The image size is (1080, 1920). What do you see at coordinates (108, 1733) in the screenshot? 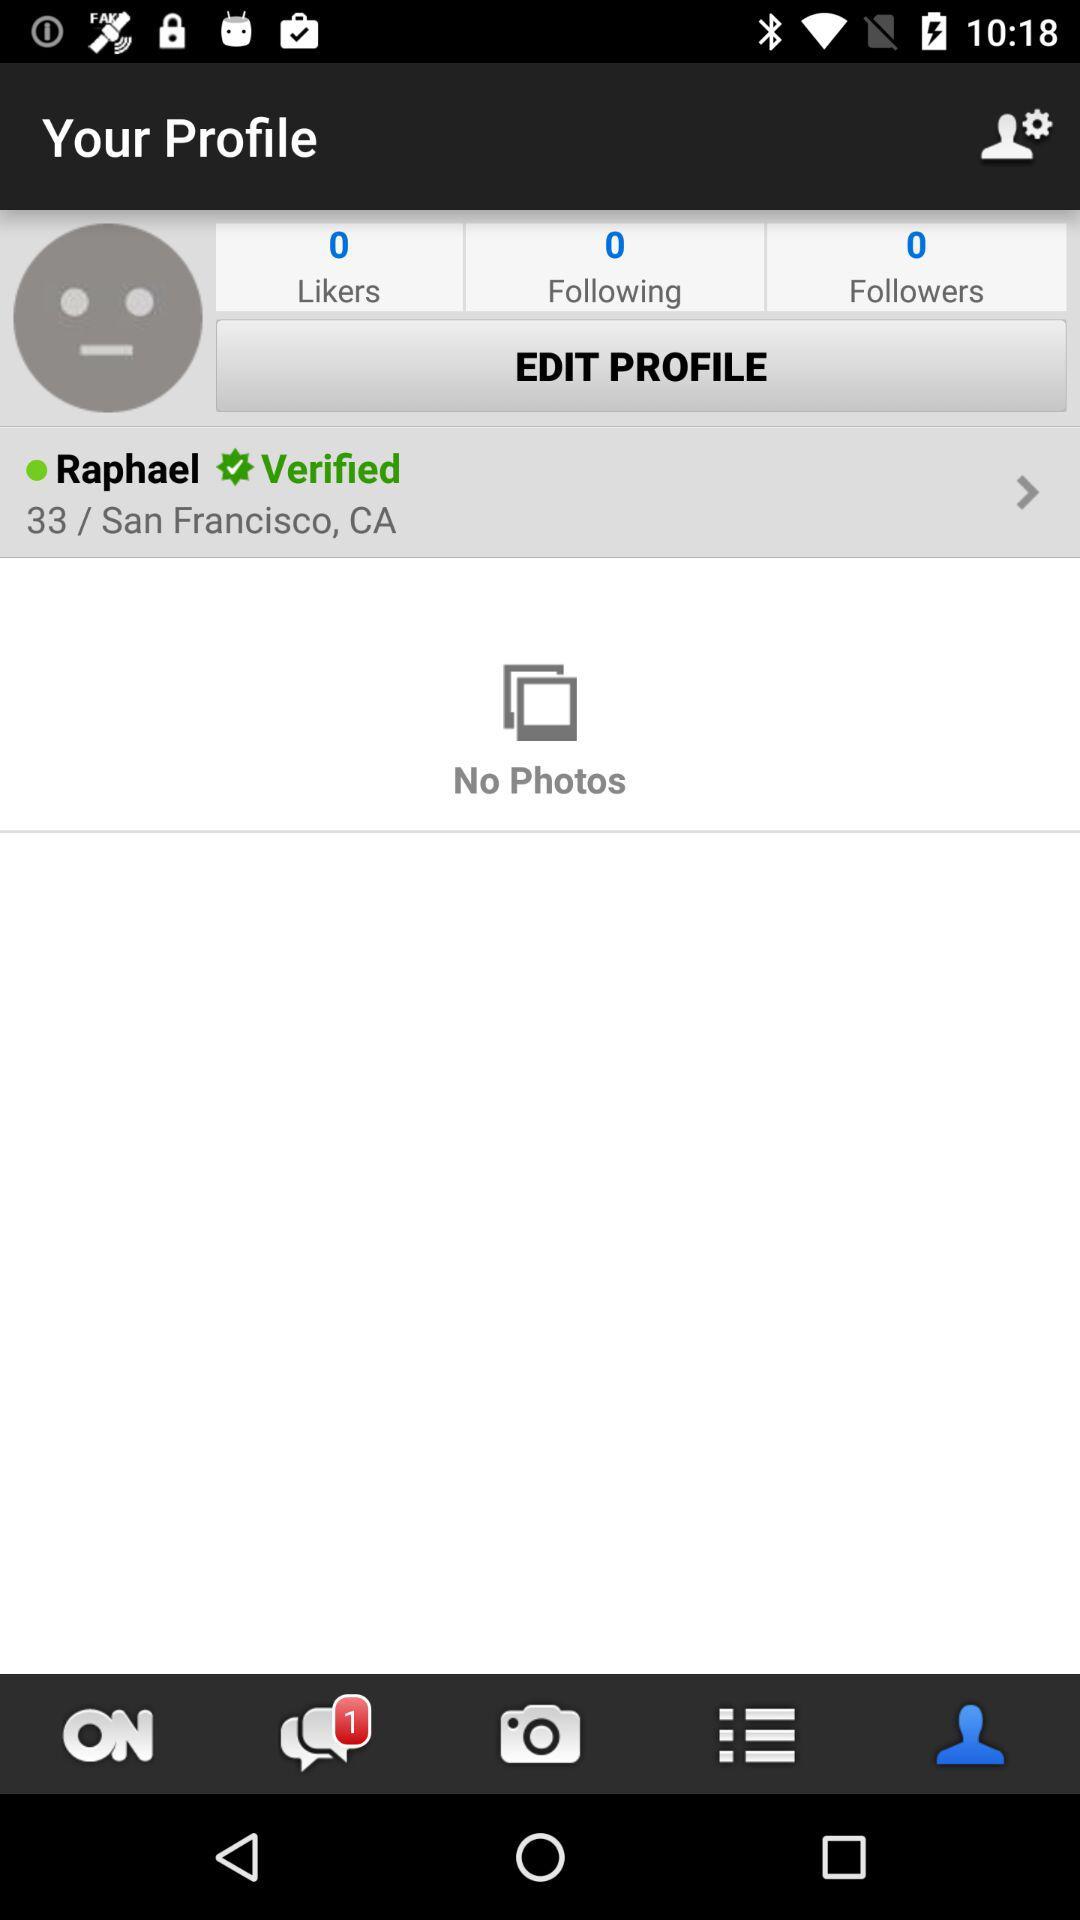
I see `turn profile on` at bounding box center [108, 1733].